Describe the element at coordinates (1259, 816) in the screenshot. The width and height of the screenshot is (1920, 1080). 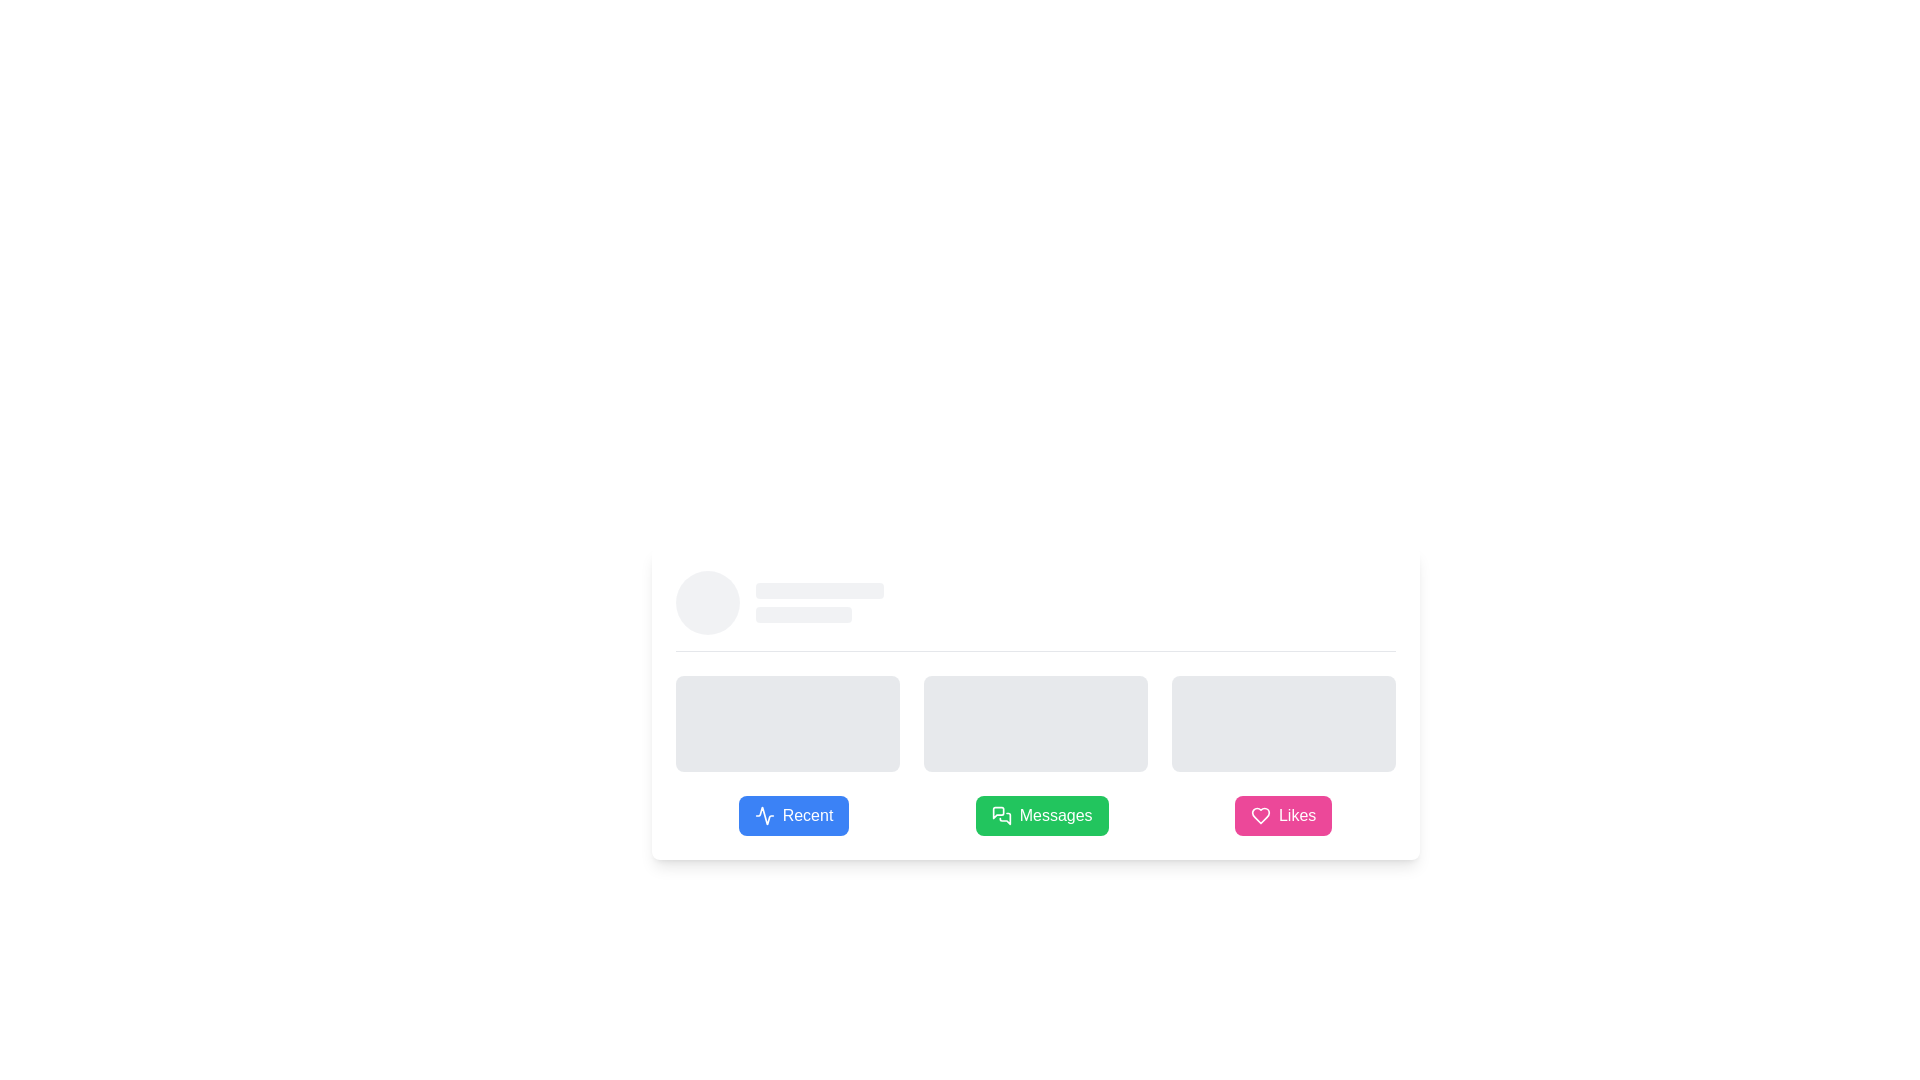
I see `the heart icon within the 'Likes' button, which is the third button among 'Recent', 'Messages', and 'Likes' at the bottom-right of the interface` at that location.